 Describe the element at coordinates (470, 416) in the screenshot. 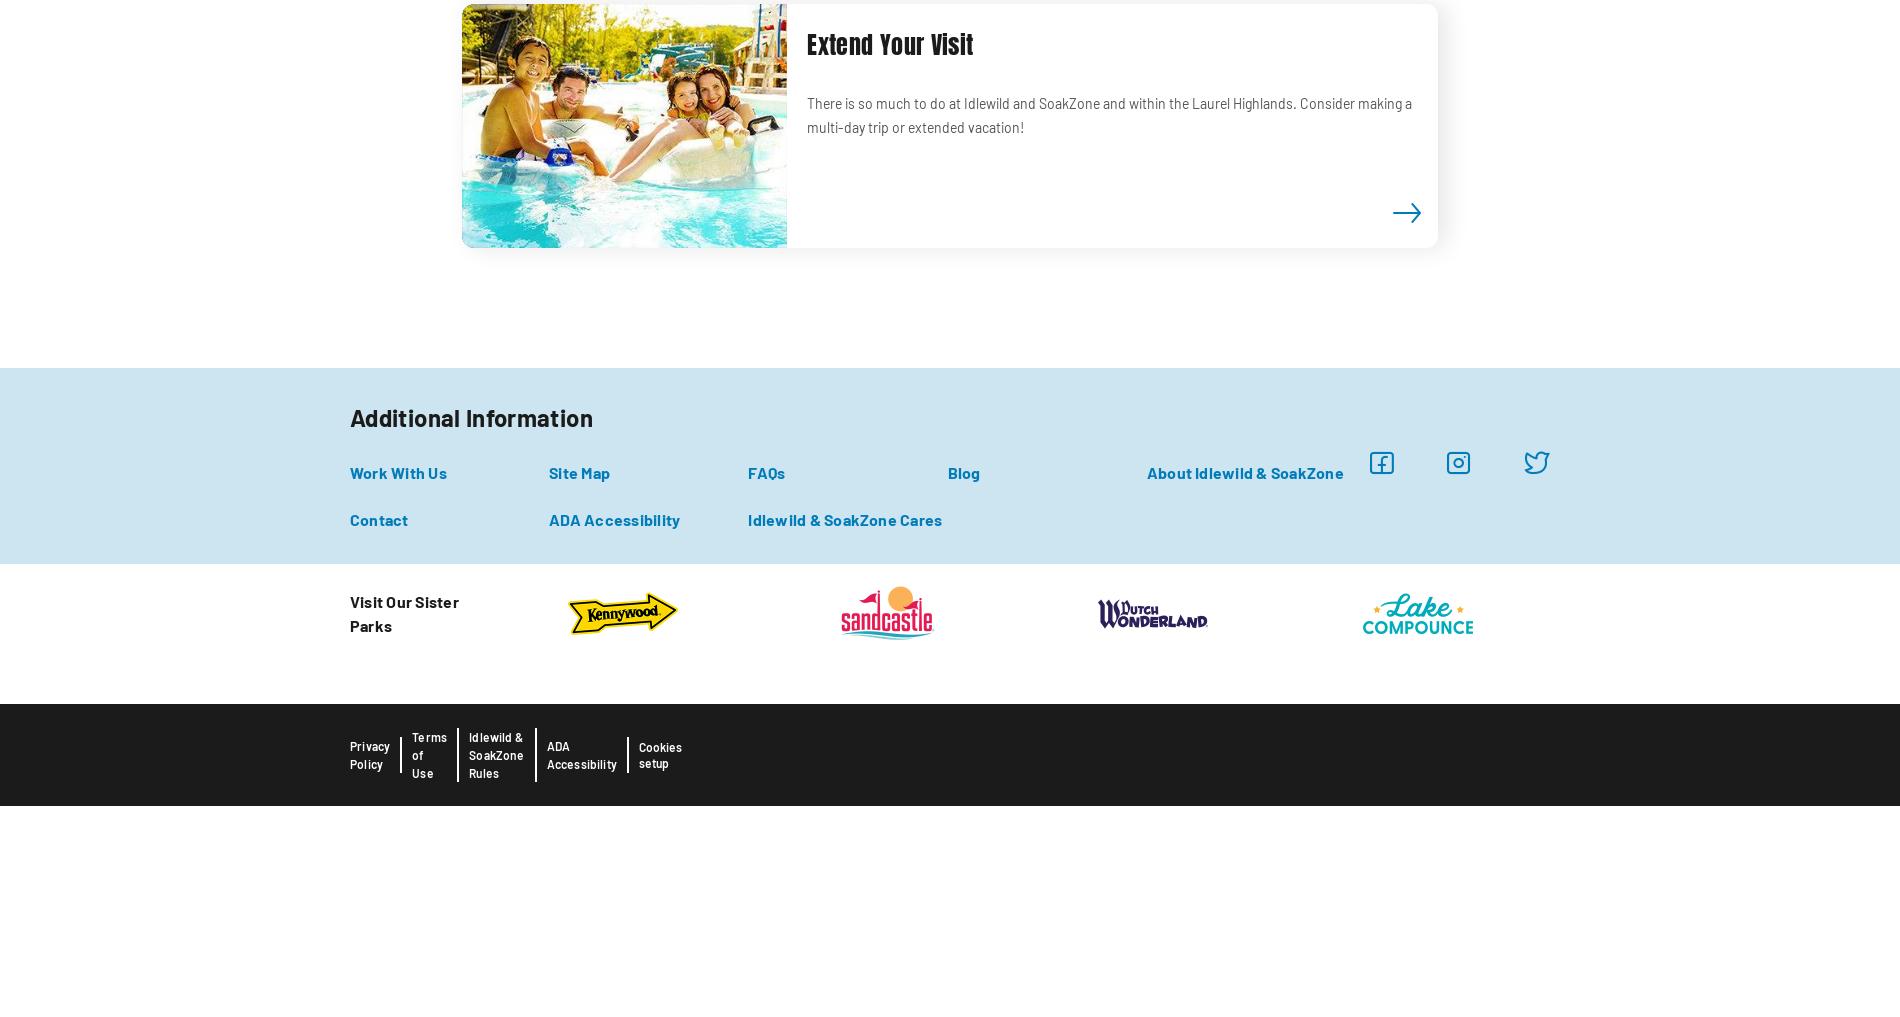

I see `'Additional Information'` at that location.